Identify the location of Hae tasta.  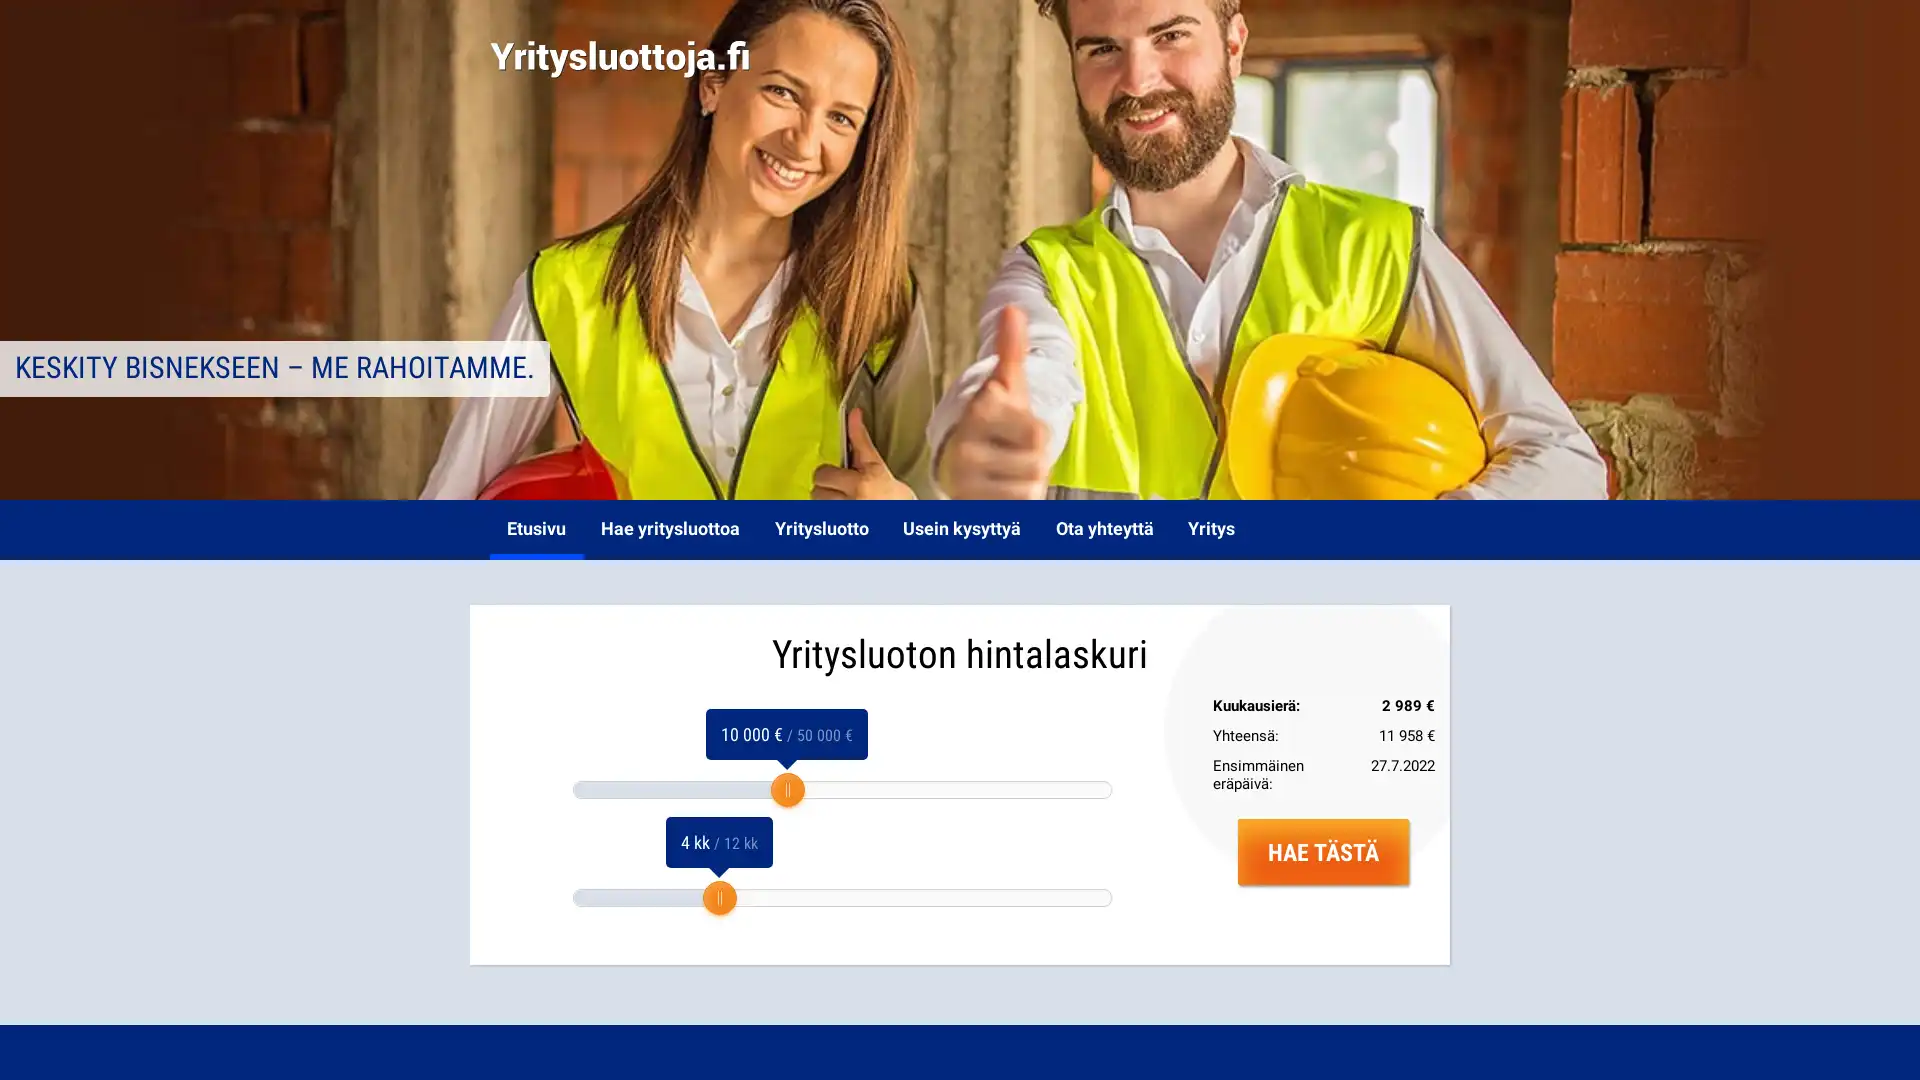
(1323, 851).